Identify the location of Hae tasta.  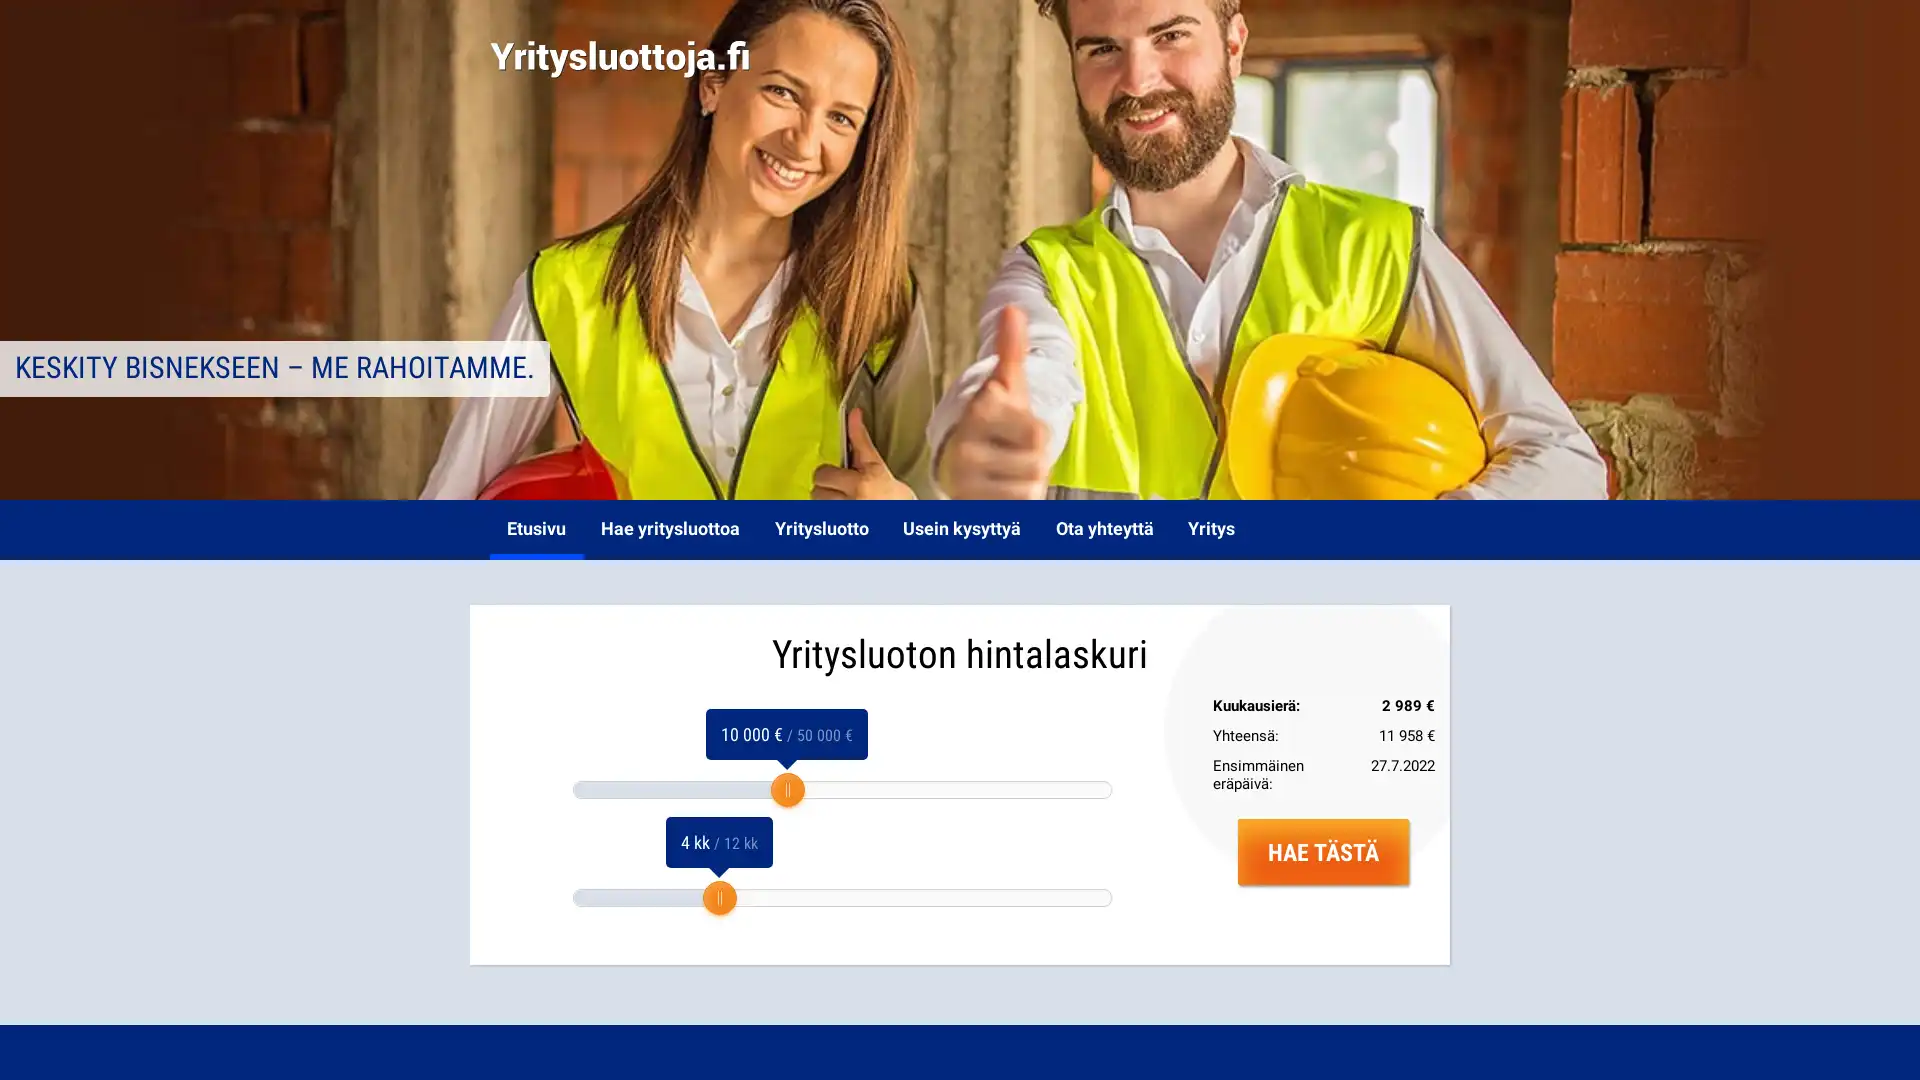
(1323, 851).